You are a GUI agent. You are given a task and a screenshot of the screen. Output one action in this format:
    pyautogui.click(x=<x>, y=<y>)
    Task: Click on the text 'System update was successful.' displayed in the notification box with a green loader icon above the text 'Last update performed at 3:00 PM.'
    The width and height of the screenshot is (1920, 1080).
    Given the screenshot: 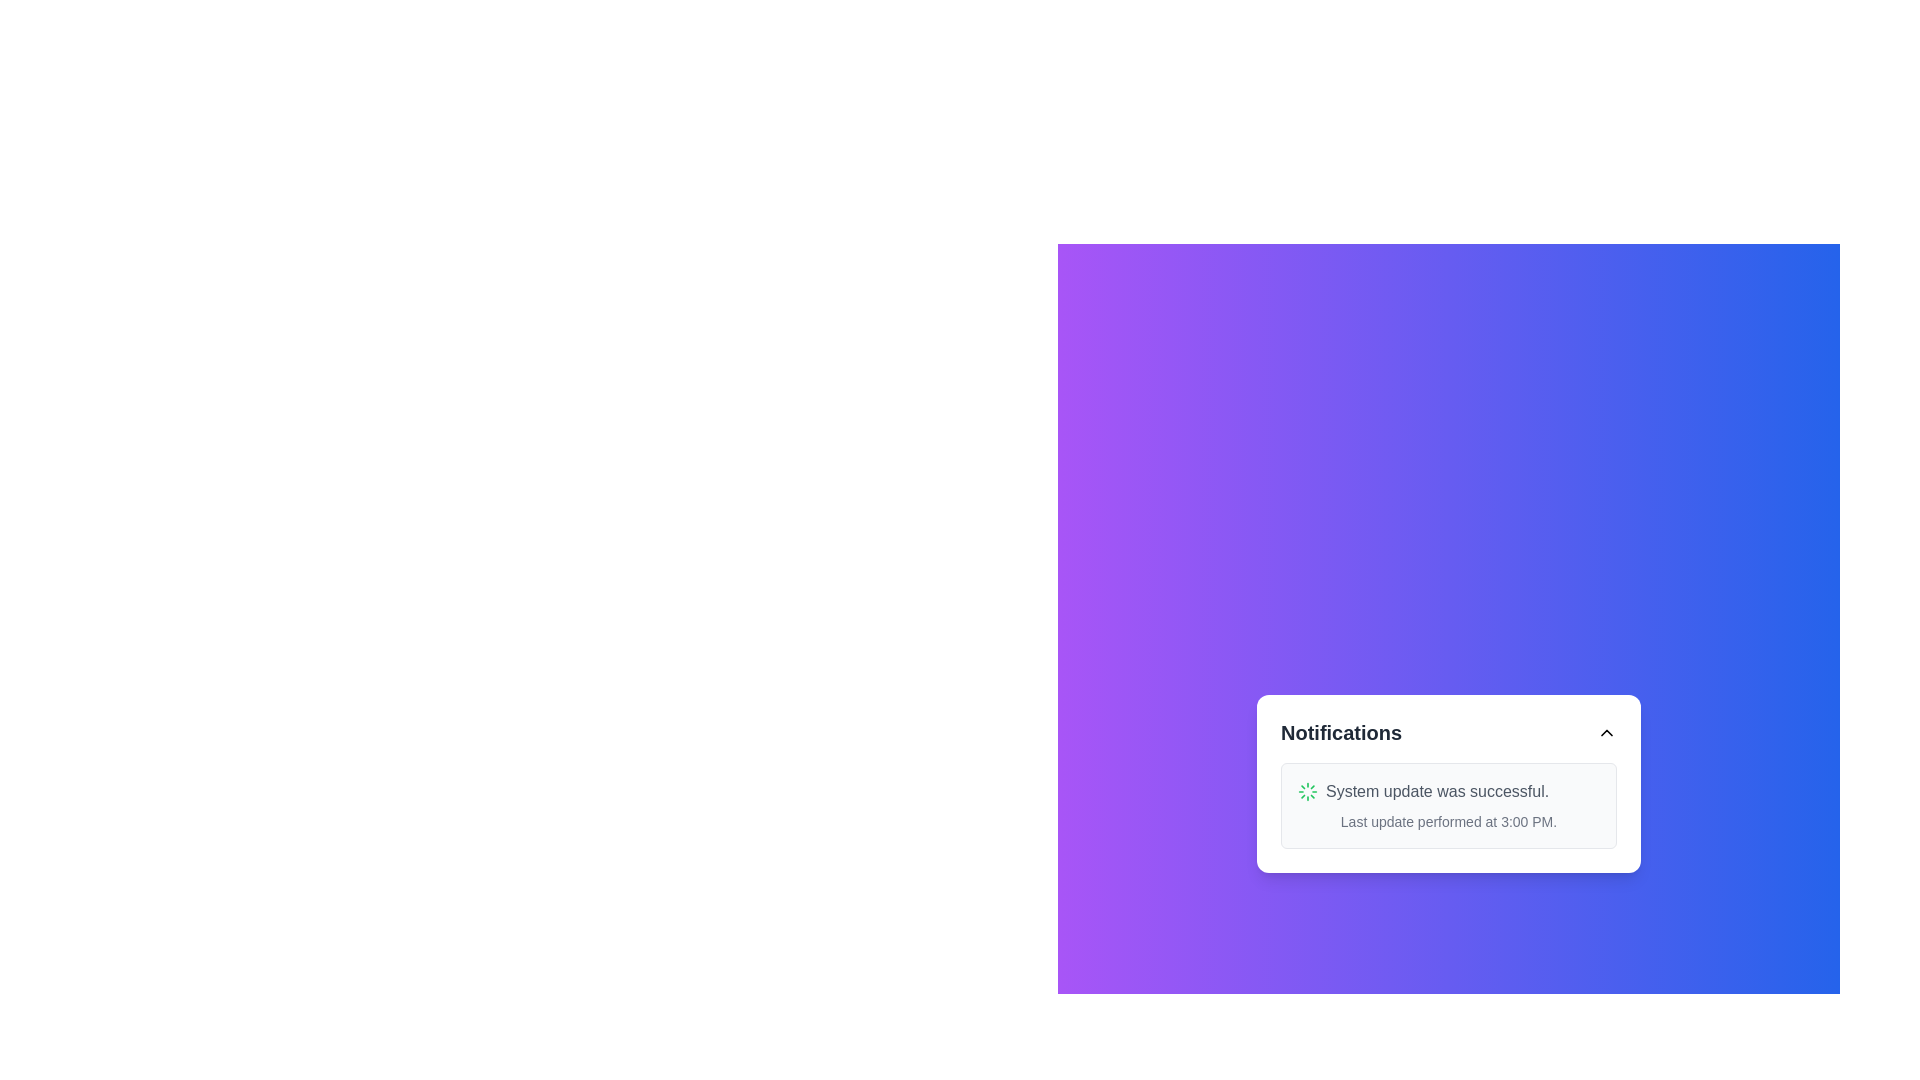 What is the action you would take?
    pyautogui.click(x=1449, y=790)
    